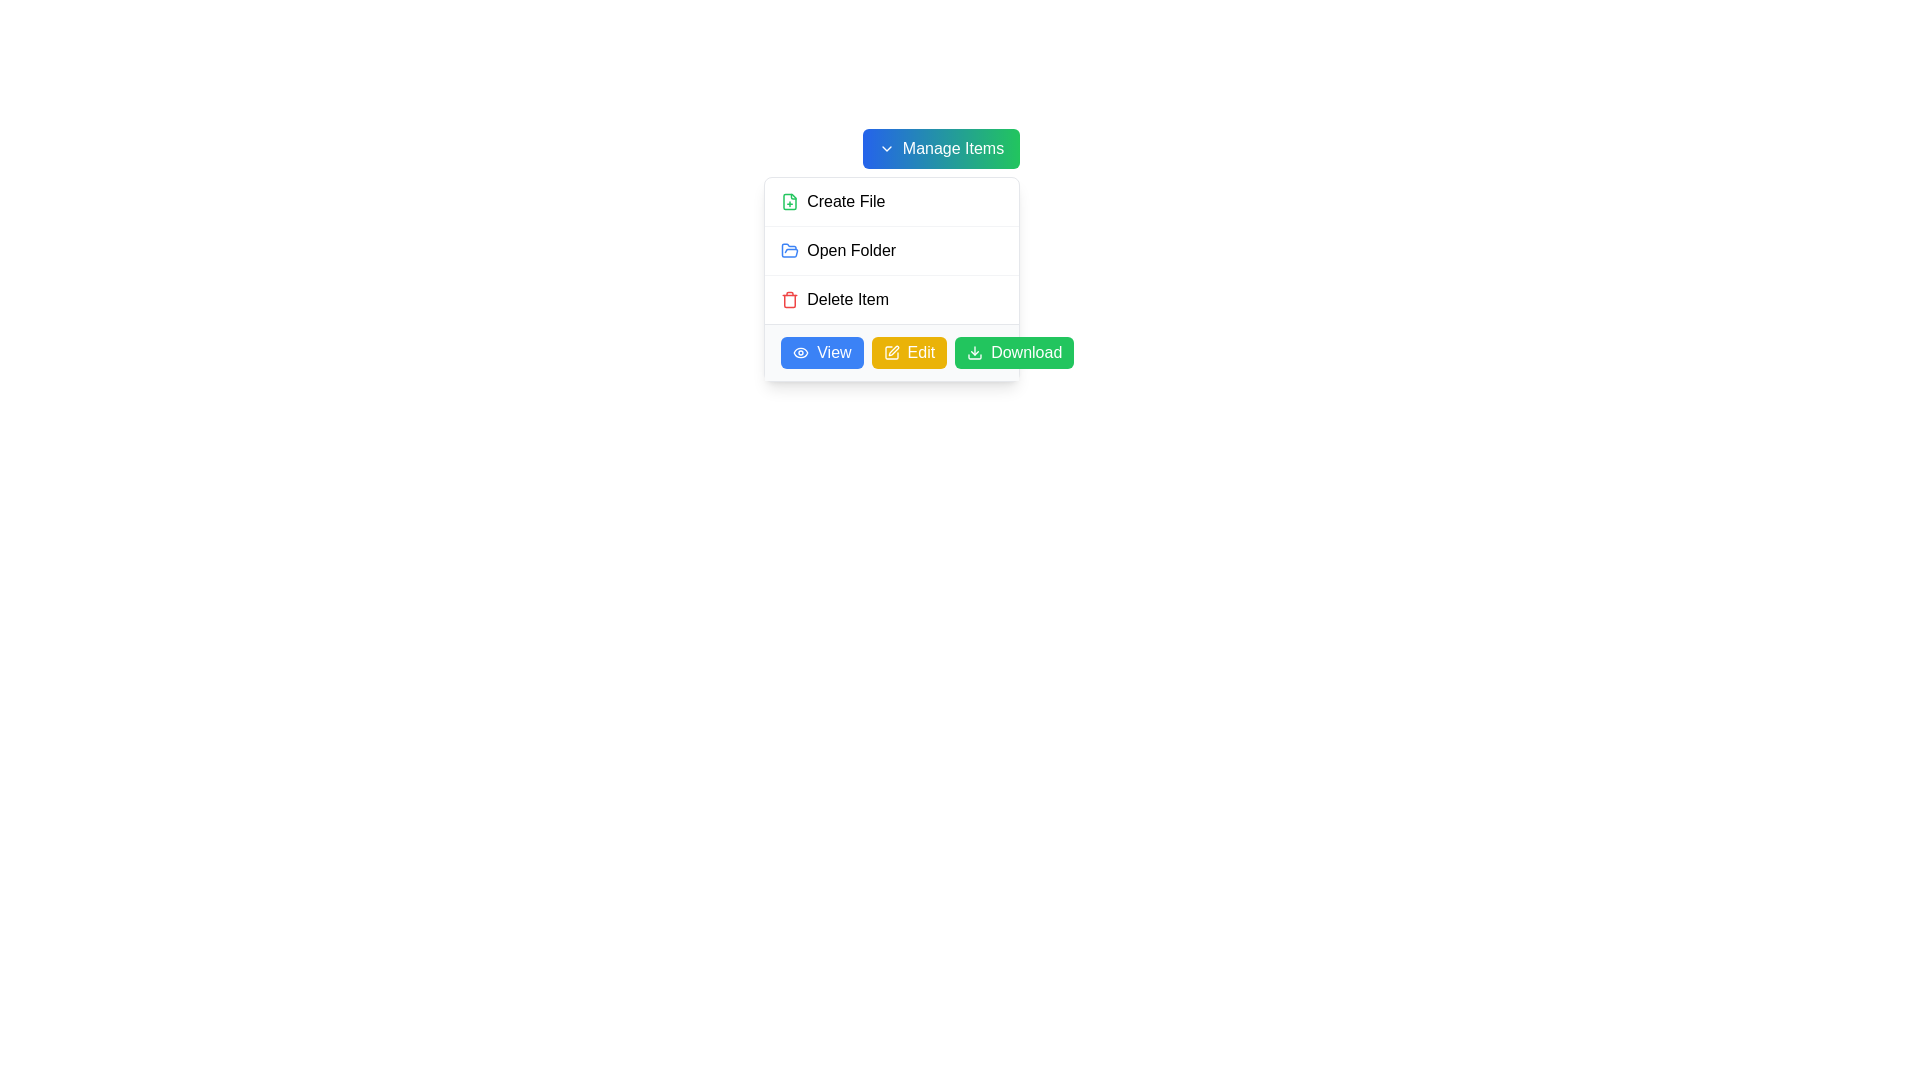 The image size is (1920, 1080). What do you see at coordinates (891, 279) in the screenshot?
I see `the third item in the dropdown menu under the 'Manage Items' button` at bounding box center [891, 279].